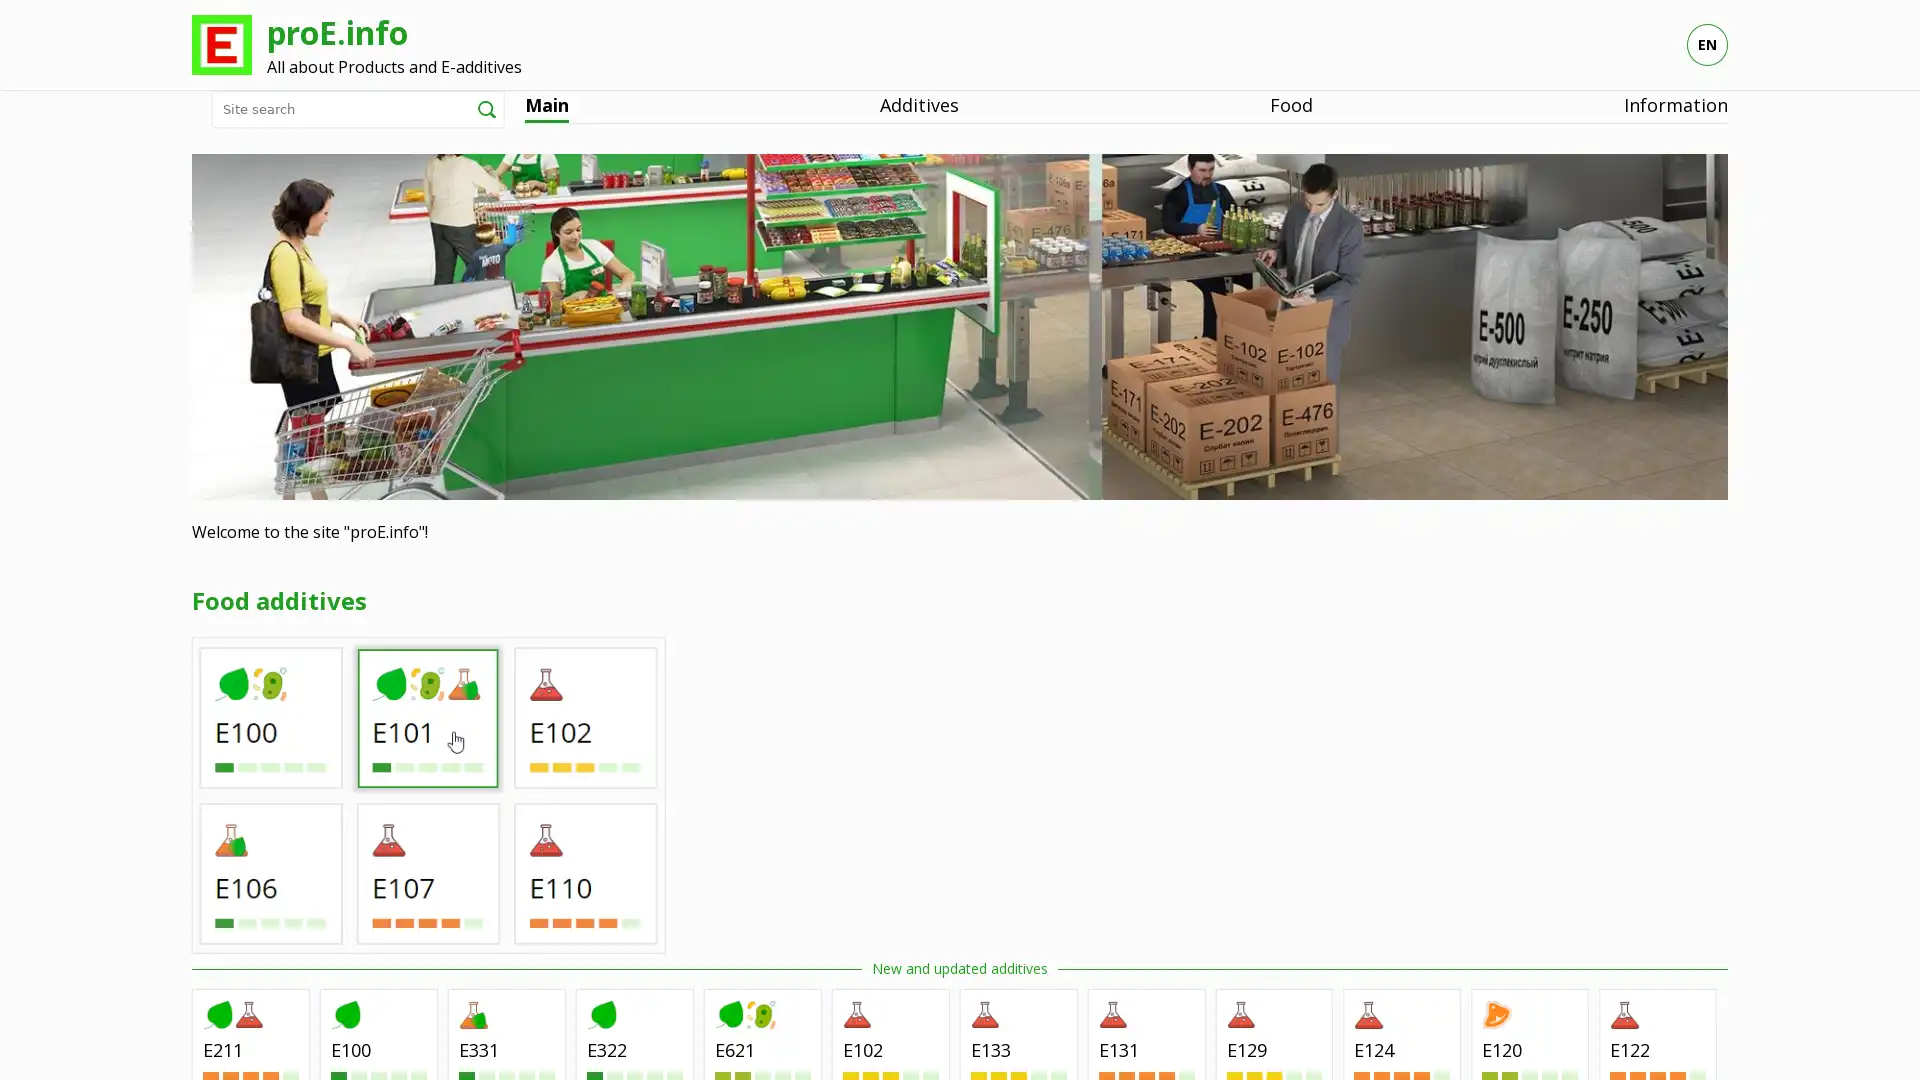 The width and height of the screenshot is (1920, 1080). Describe the element at coordinates (486, 108) in the screenshot. I see `Apply` at that location.